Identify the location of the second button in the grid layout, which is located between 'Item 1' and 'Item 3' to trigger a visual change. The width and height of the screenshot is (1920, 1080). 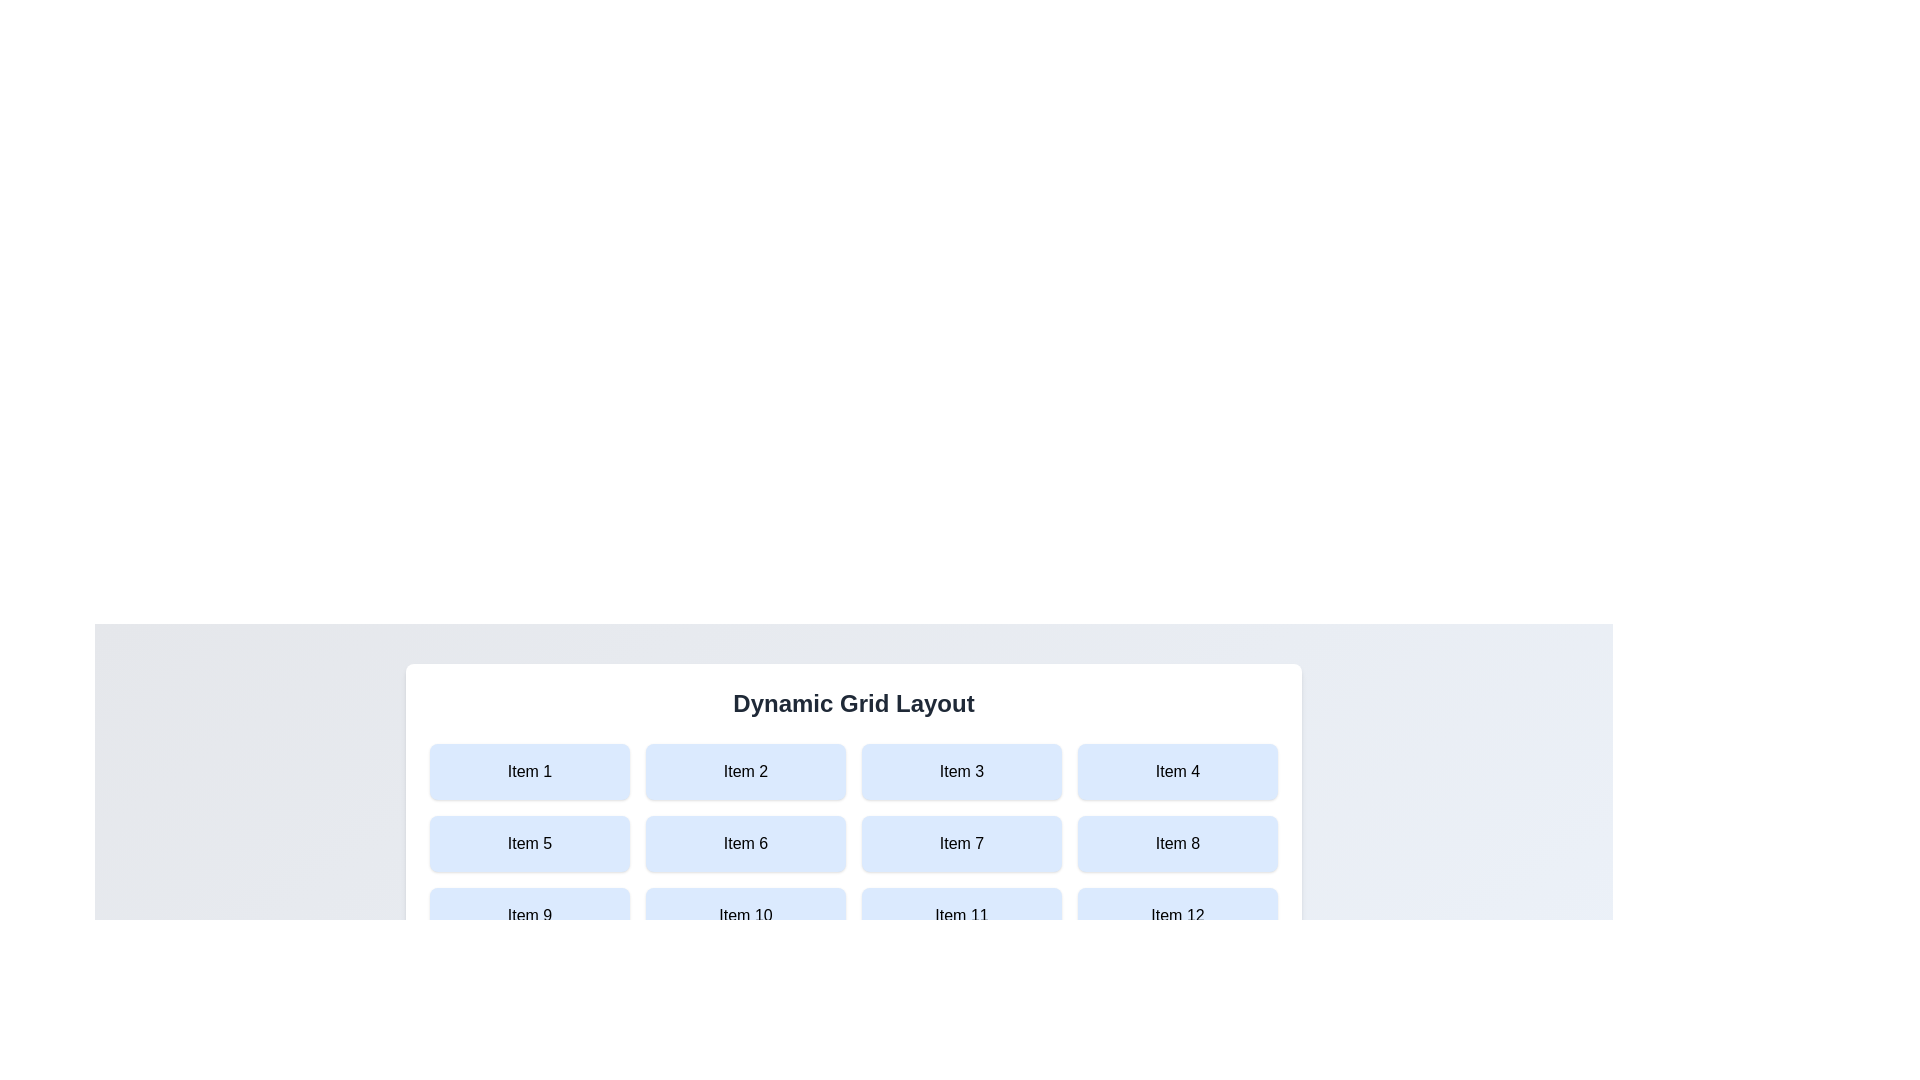
(744, 770).